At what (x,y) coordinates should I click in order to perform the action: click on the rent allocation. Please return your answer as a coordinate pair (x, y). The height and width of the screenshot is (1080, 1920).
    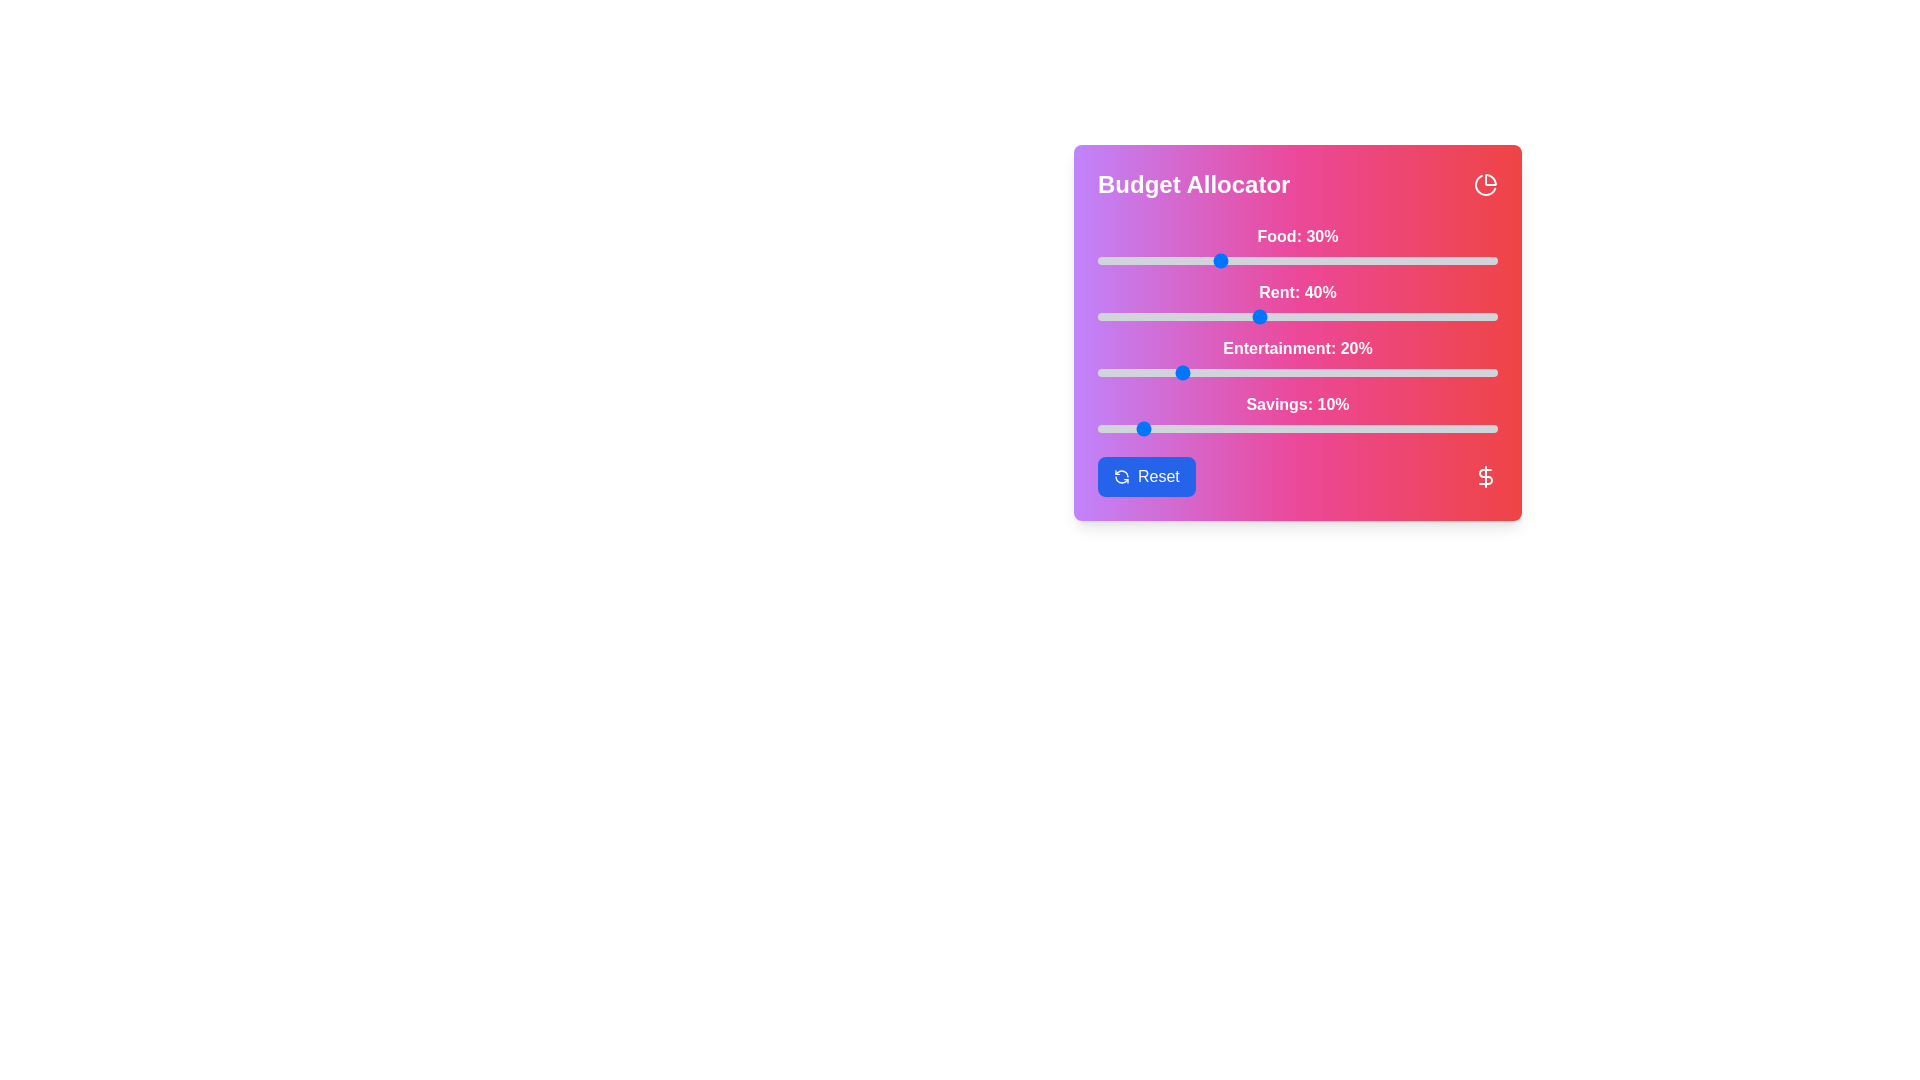
    Looking at the image, I should click on (1368, 315).